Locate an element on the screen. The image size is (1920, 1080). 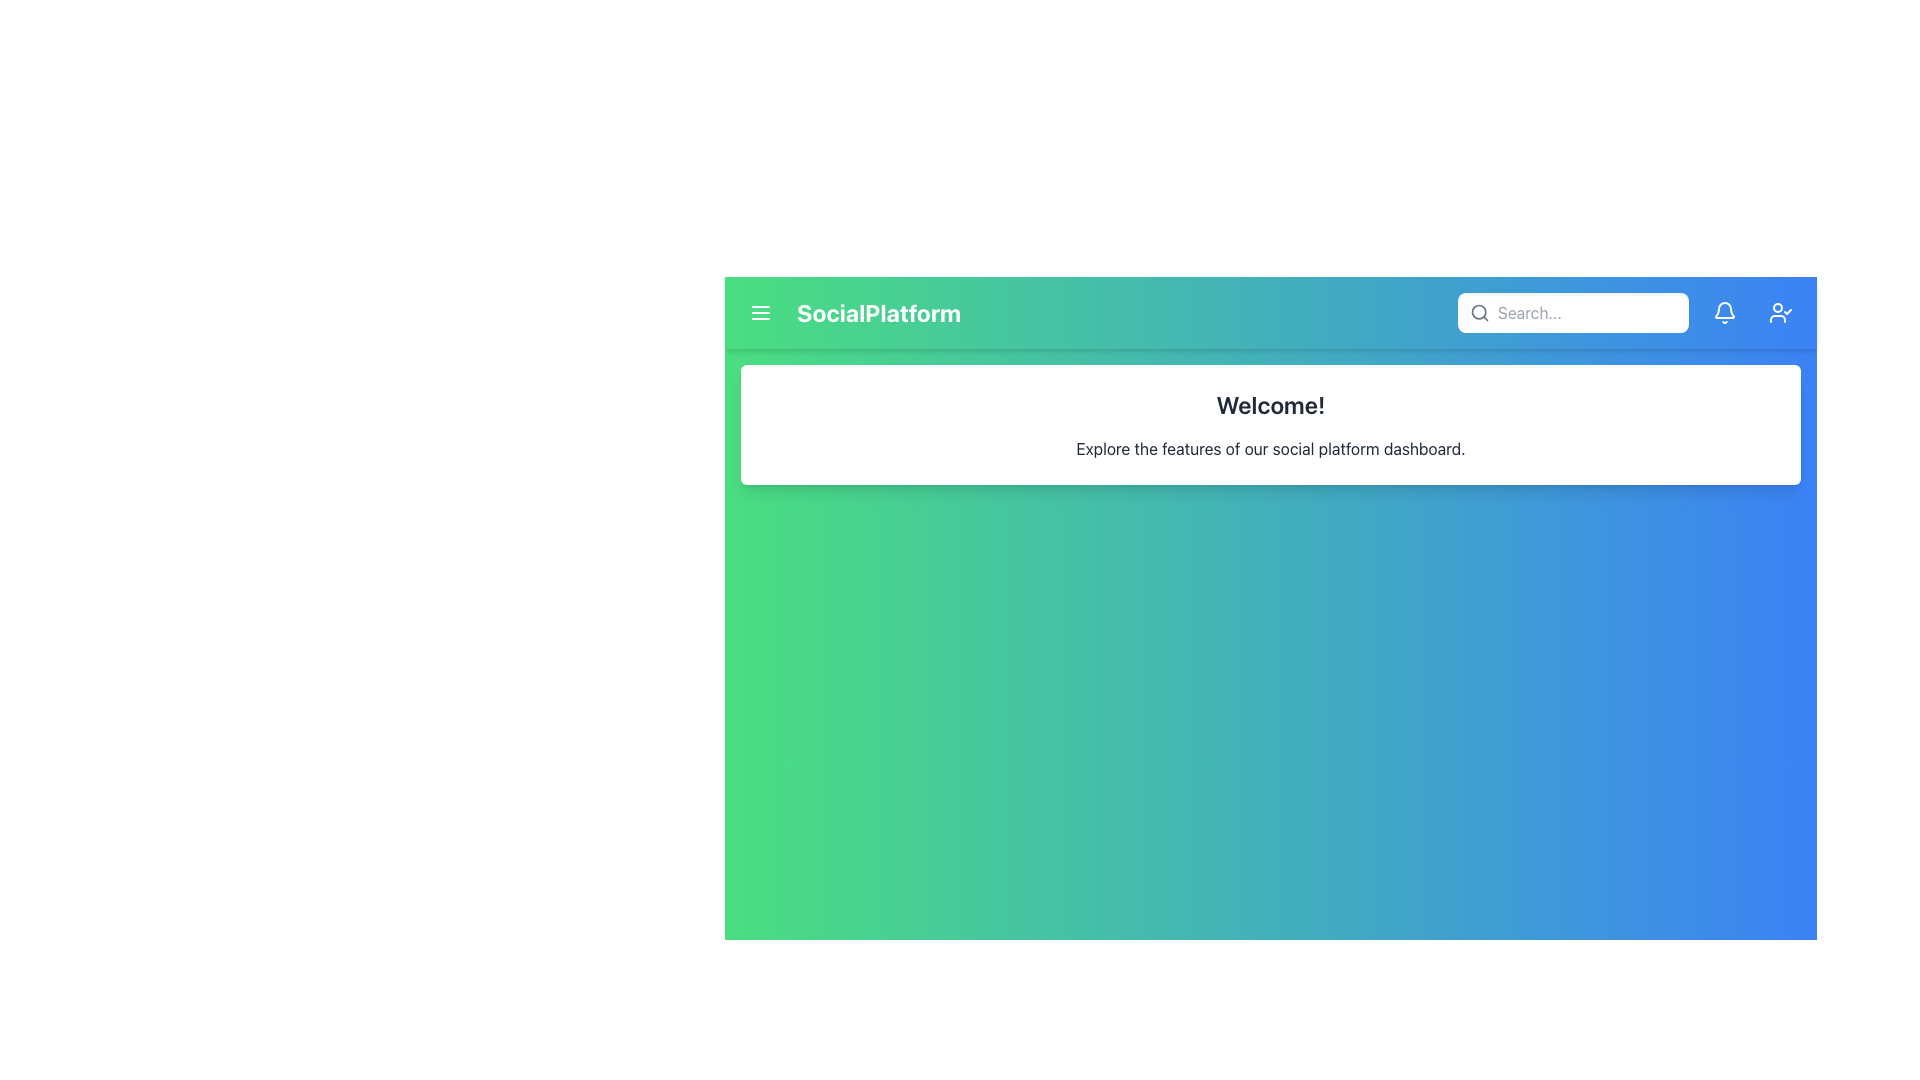
the circular lens portion of the search icon located in the top-right section of the interface within the SVG is located at coordinates (1479, 312).